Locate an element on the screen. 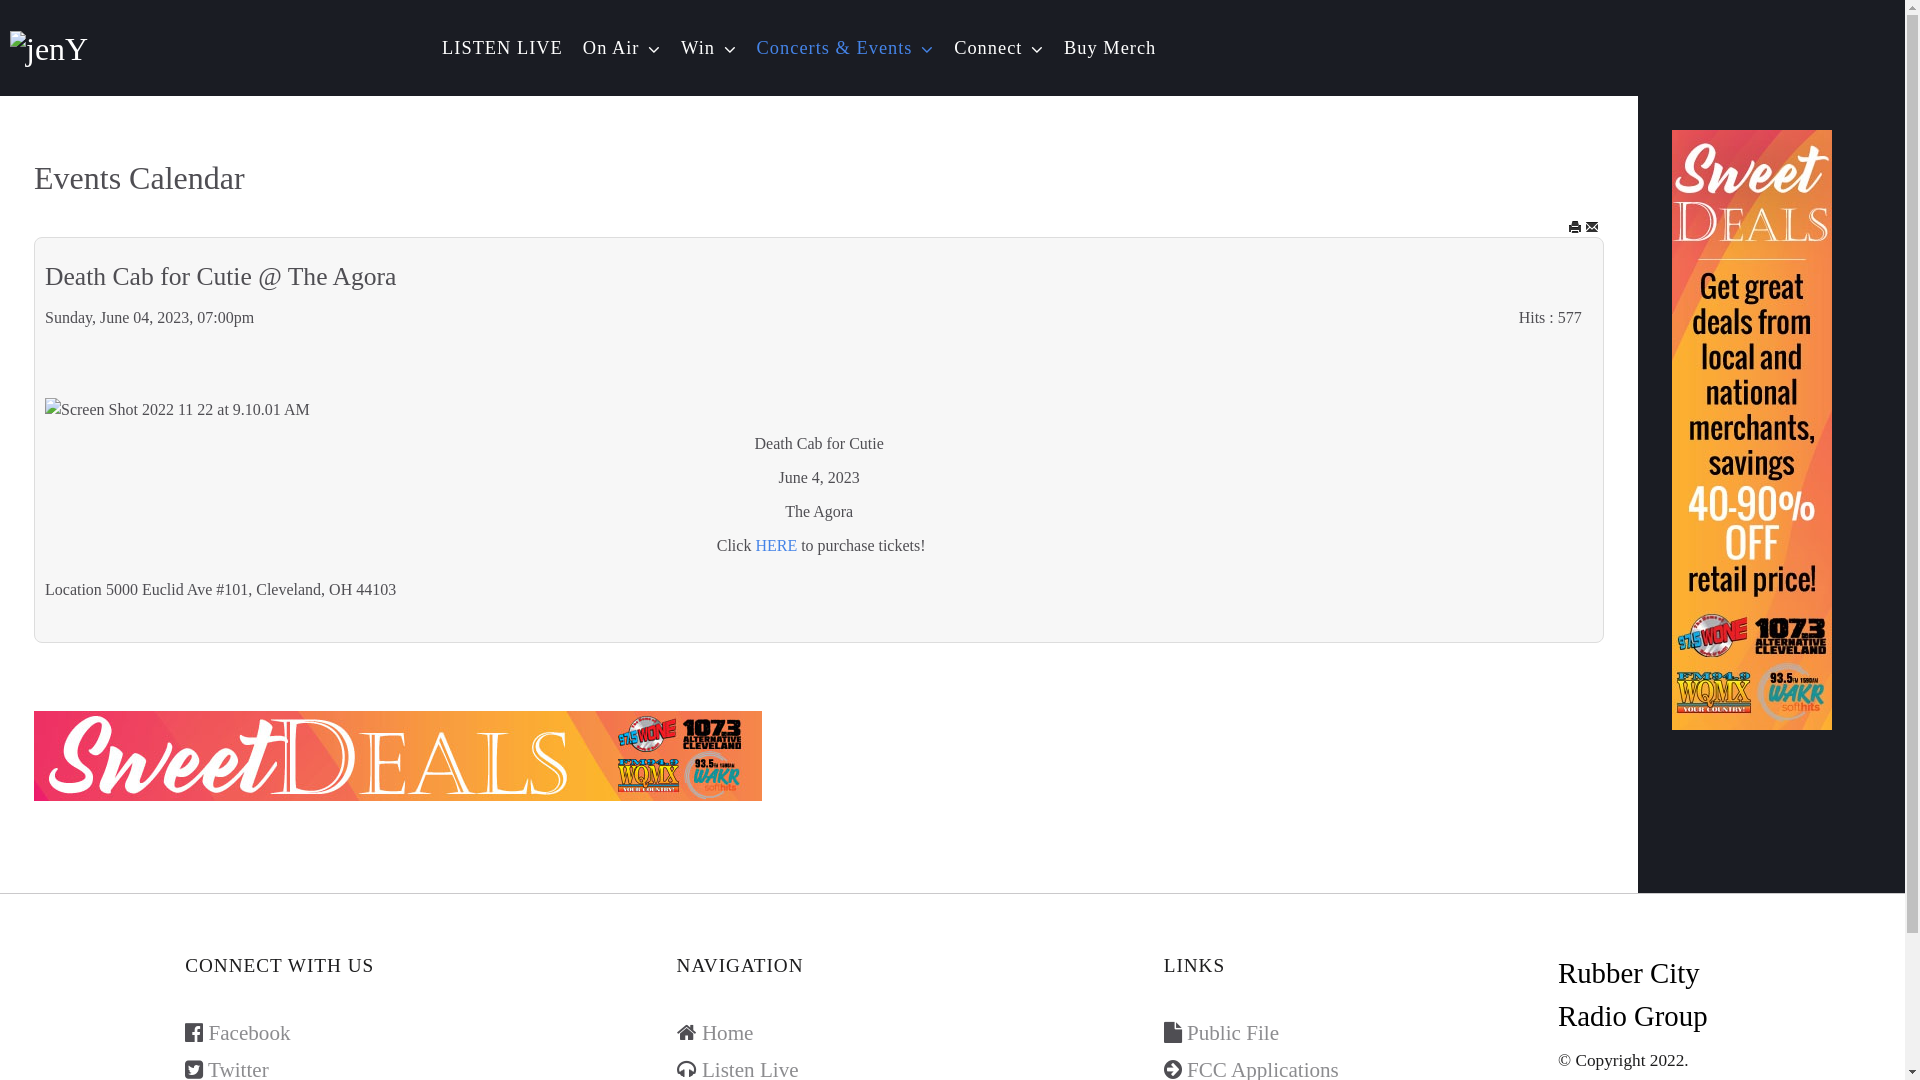 The image size is (1920, 1080). 'Print' is located at coordinates (1573, 226).